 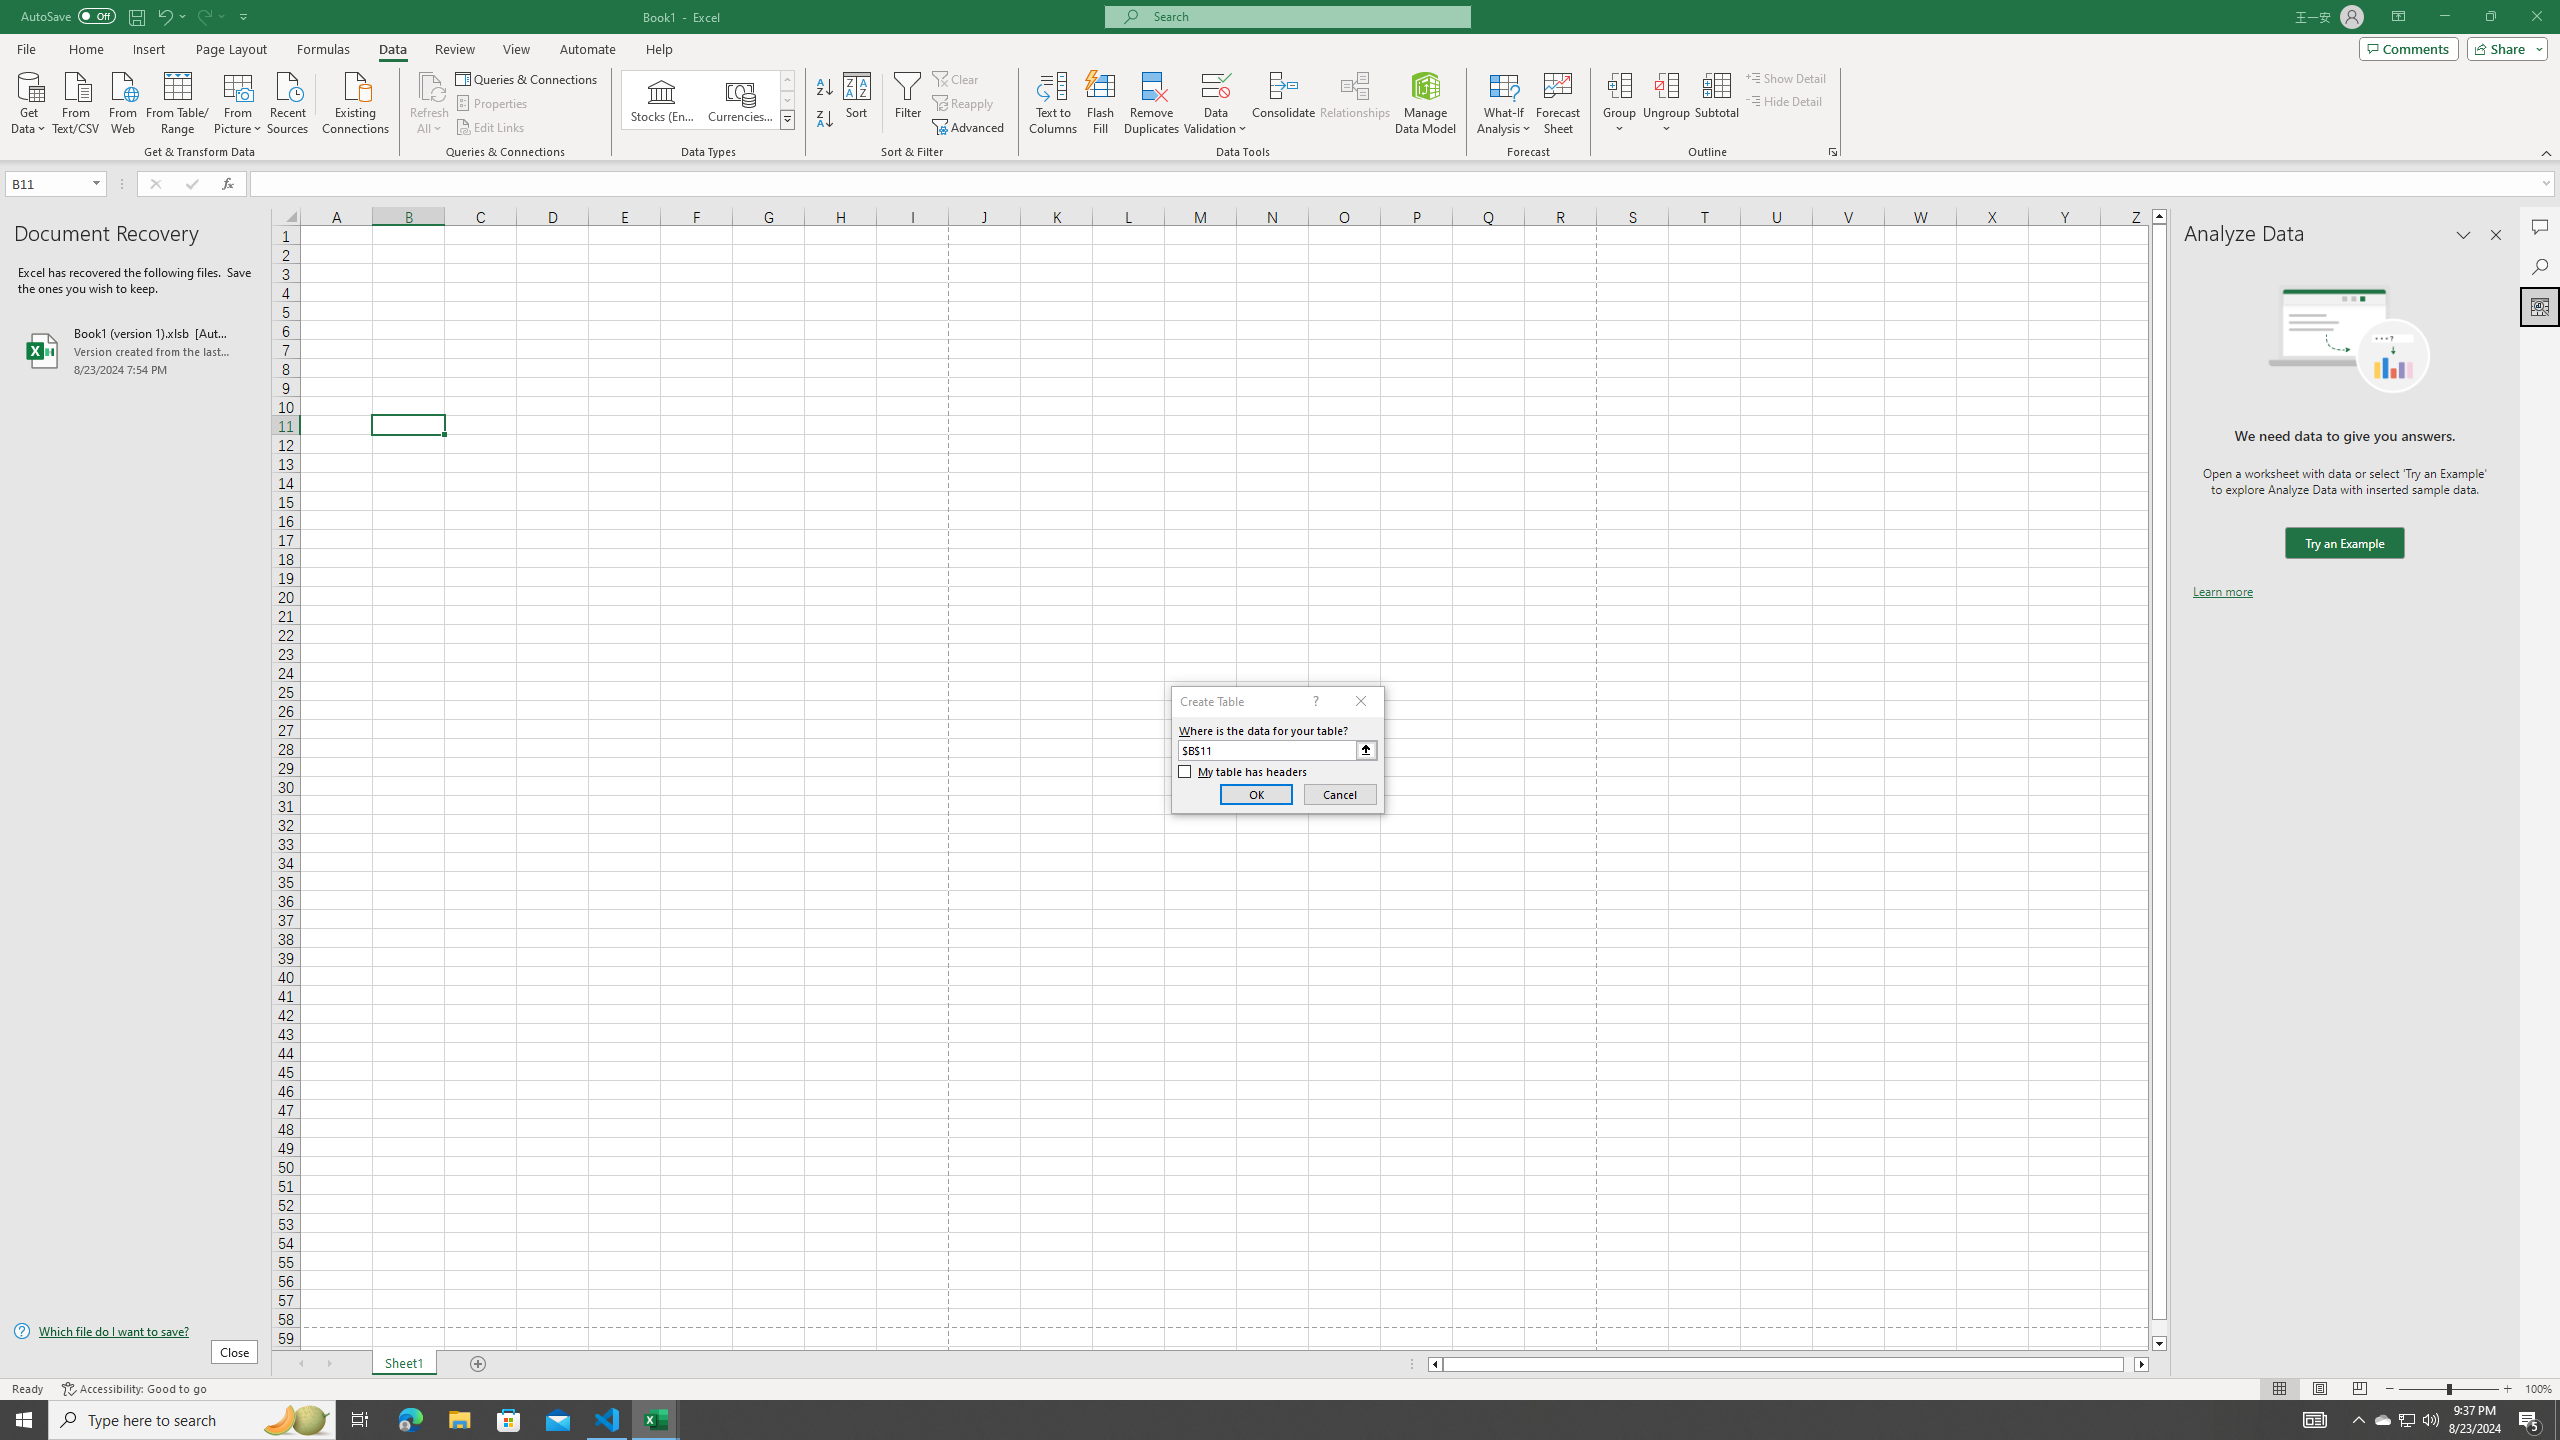 What do you see at coordinates (1504, 103) in the screenshot?
I see `'What-If Analysis'` at bounding box center [1504, 103].